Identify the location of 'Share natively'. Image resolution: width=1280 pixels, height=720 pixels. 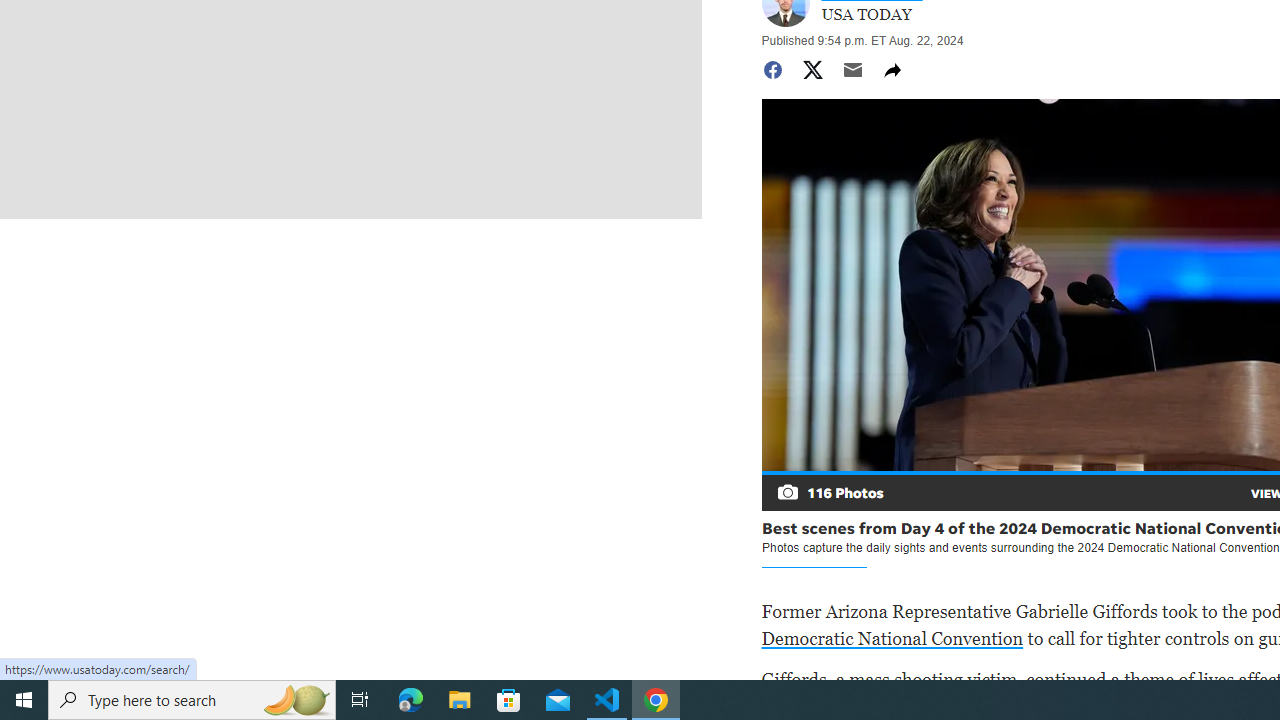
(891, 68).